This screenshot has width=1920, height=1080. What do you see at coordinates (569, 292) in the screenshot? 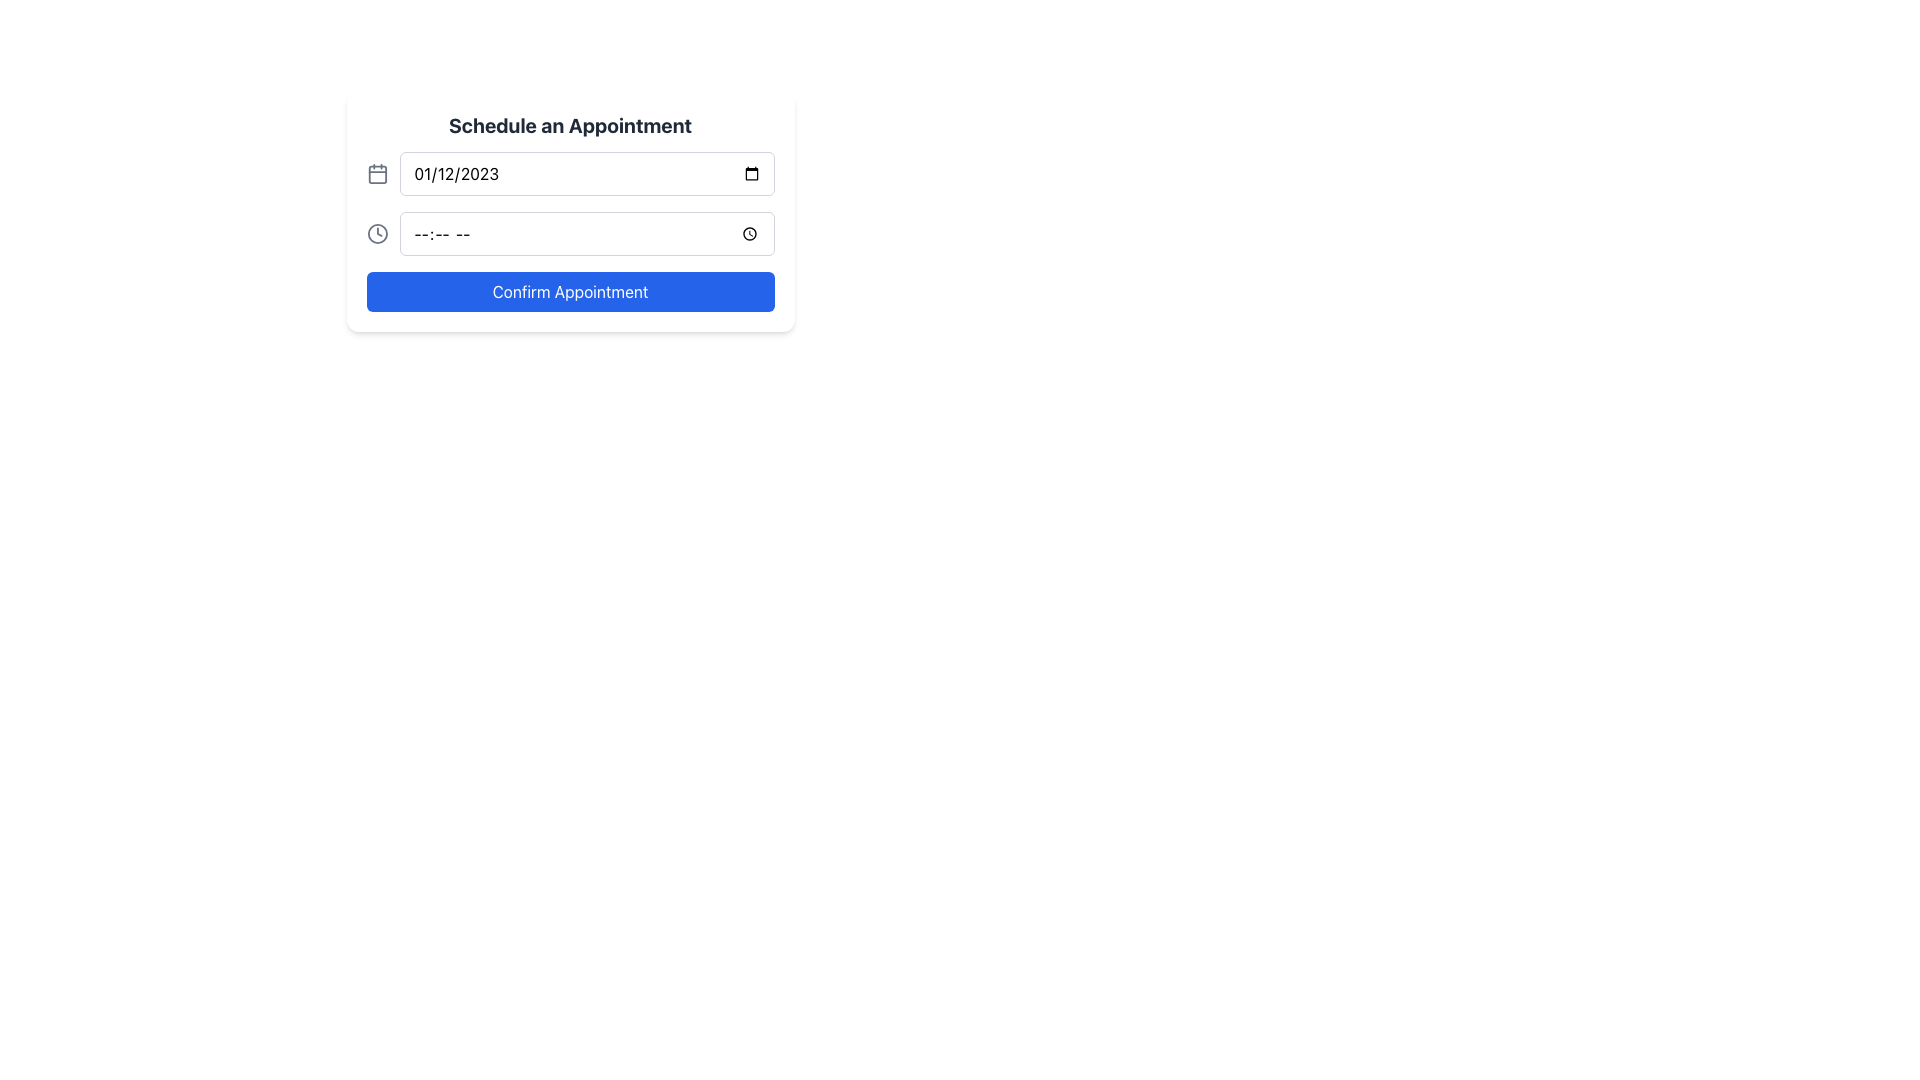
I see `the 'Confirm Appointment' button, which is a rectangular button with a blue background and white text, located below the date and time picker input fields` at bounding box center [569, 292].